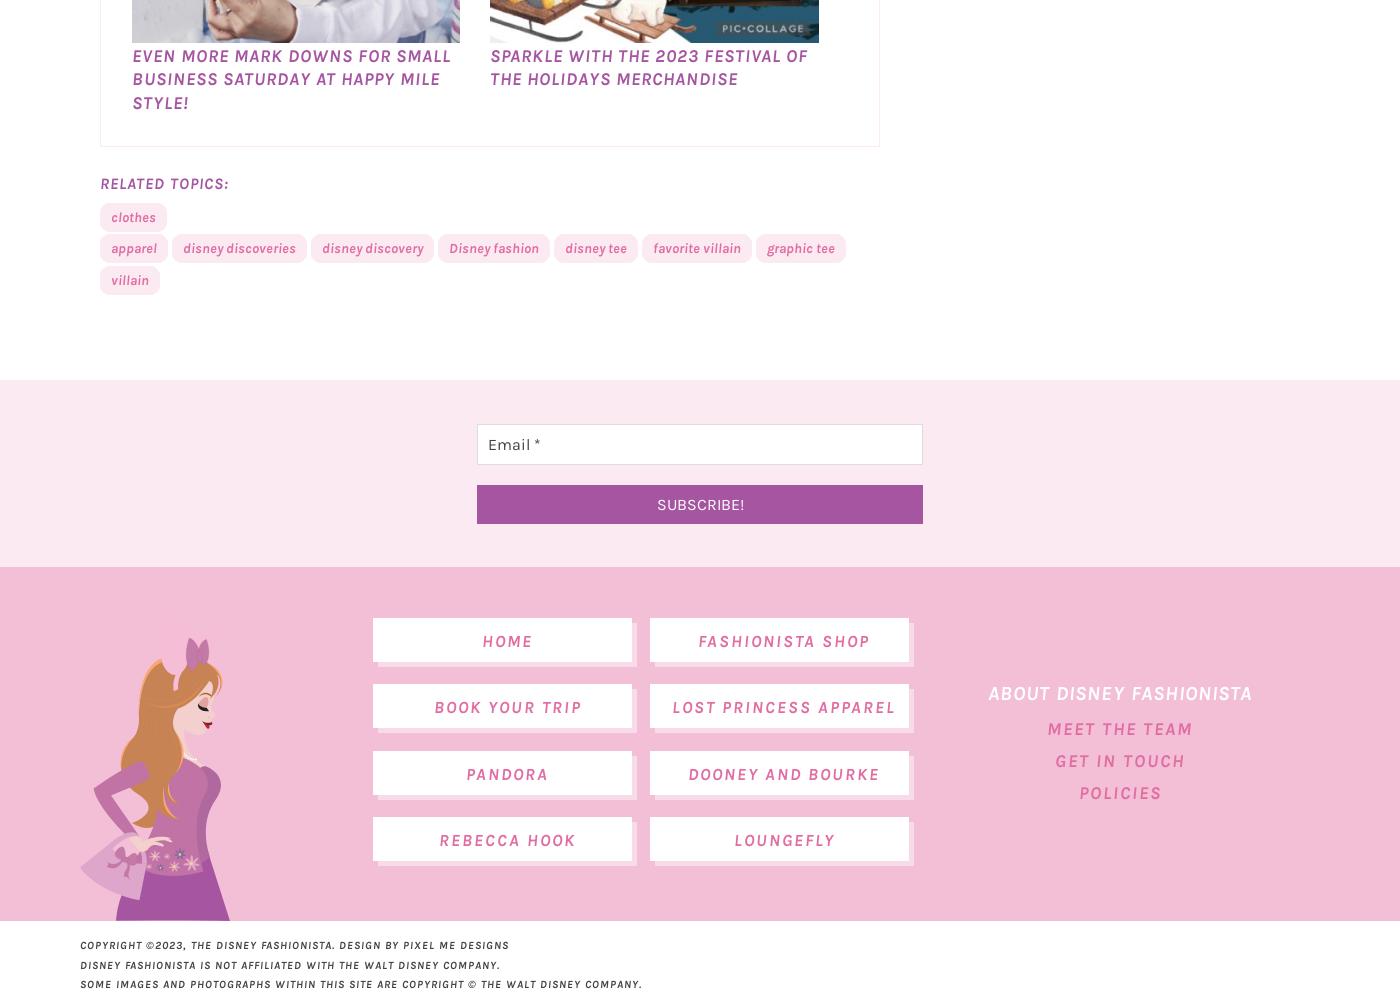 The height and width of the screenshot is (994, 1400). I want to click on 'Dooney and Bourke', so click(784, 817).